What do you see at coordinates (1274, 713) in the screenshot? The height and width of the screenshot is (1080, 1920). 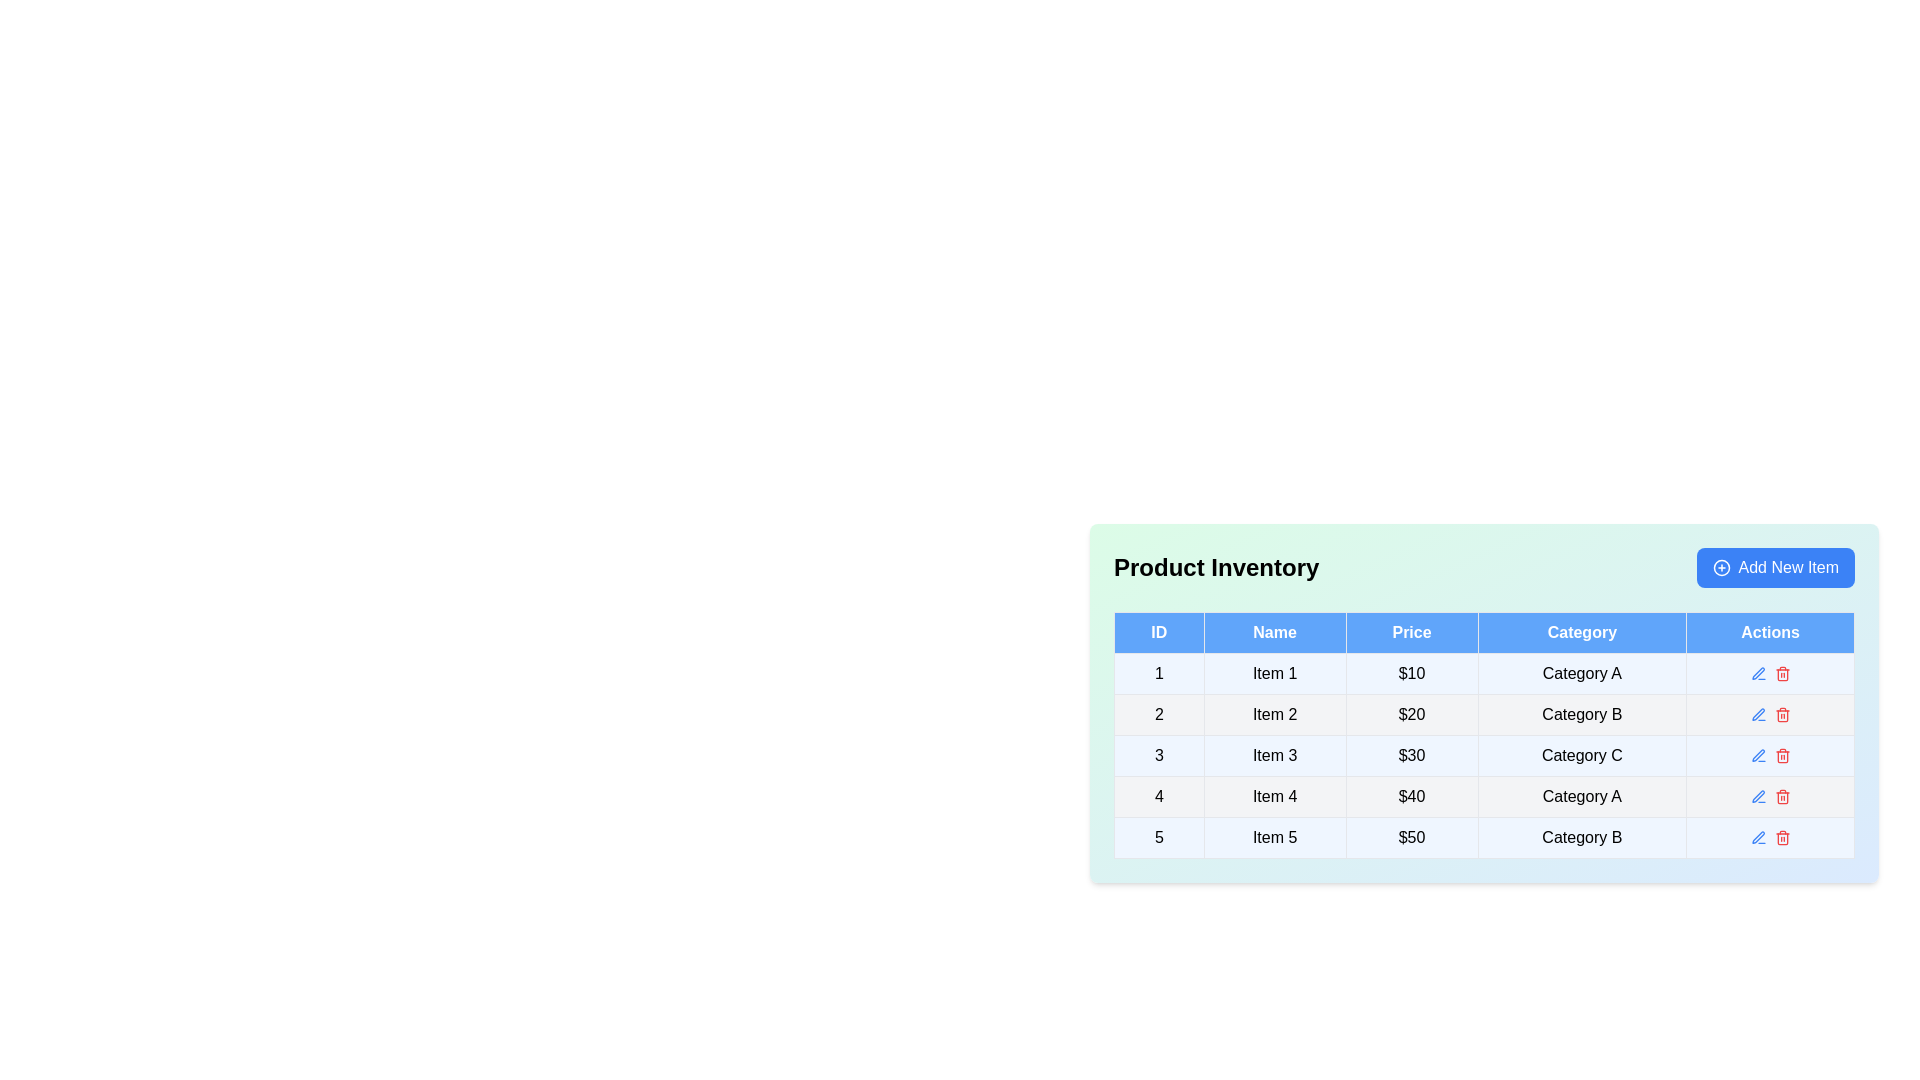 I see `text content of the Text Cell containing 'Item 2' in the 'Product Inventory' table, located in the second row under the 'Name' column` at bounding box center [1274, 713].